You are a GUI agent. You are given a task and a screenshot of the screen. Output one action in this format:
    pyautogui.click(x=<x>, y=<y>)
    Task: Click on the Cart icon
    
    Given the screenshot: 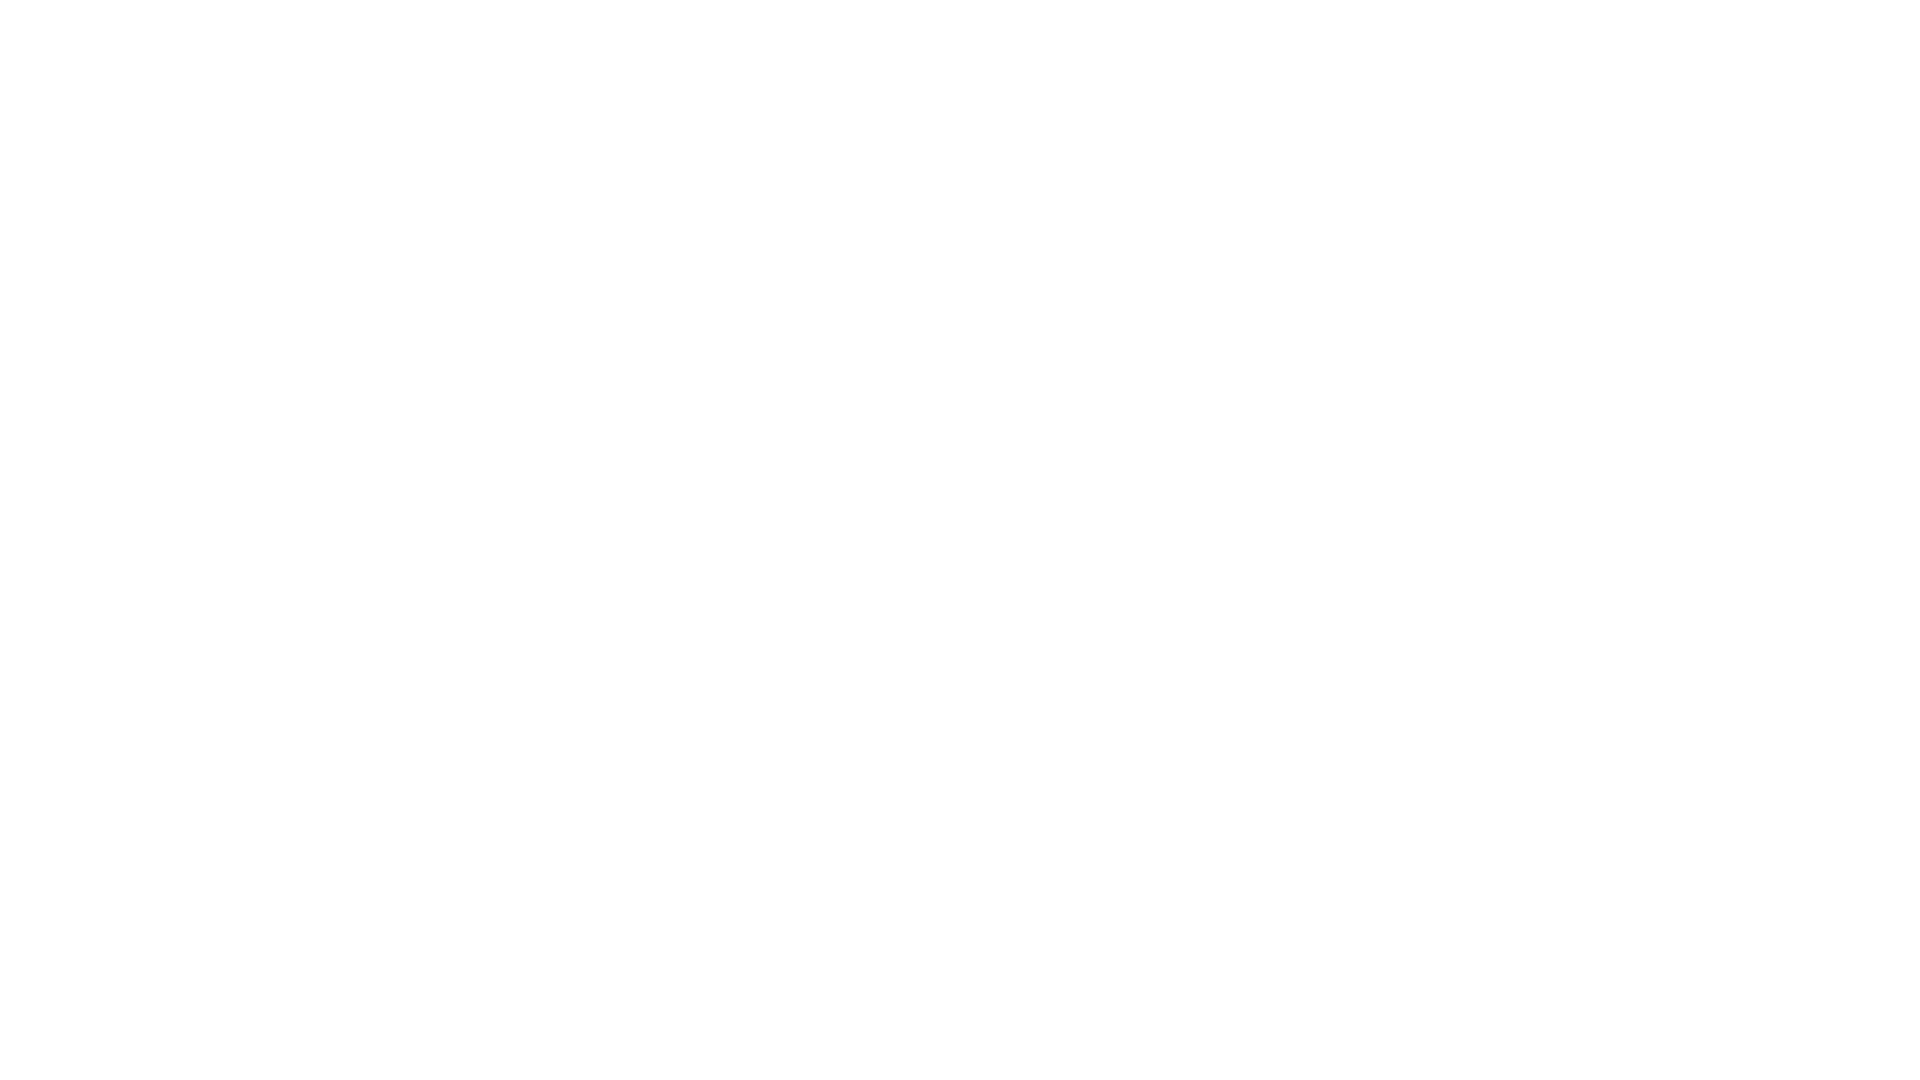 What is the action you would take?
    pyautogui.click(x=1559, y=56)
    